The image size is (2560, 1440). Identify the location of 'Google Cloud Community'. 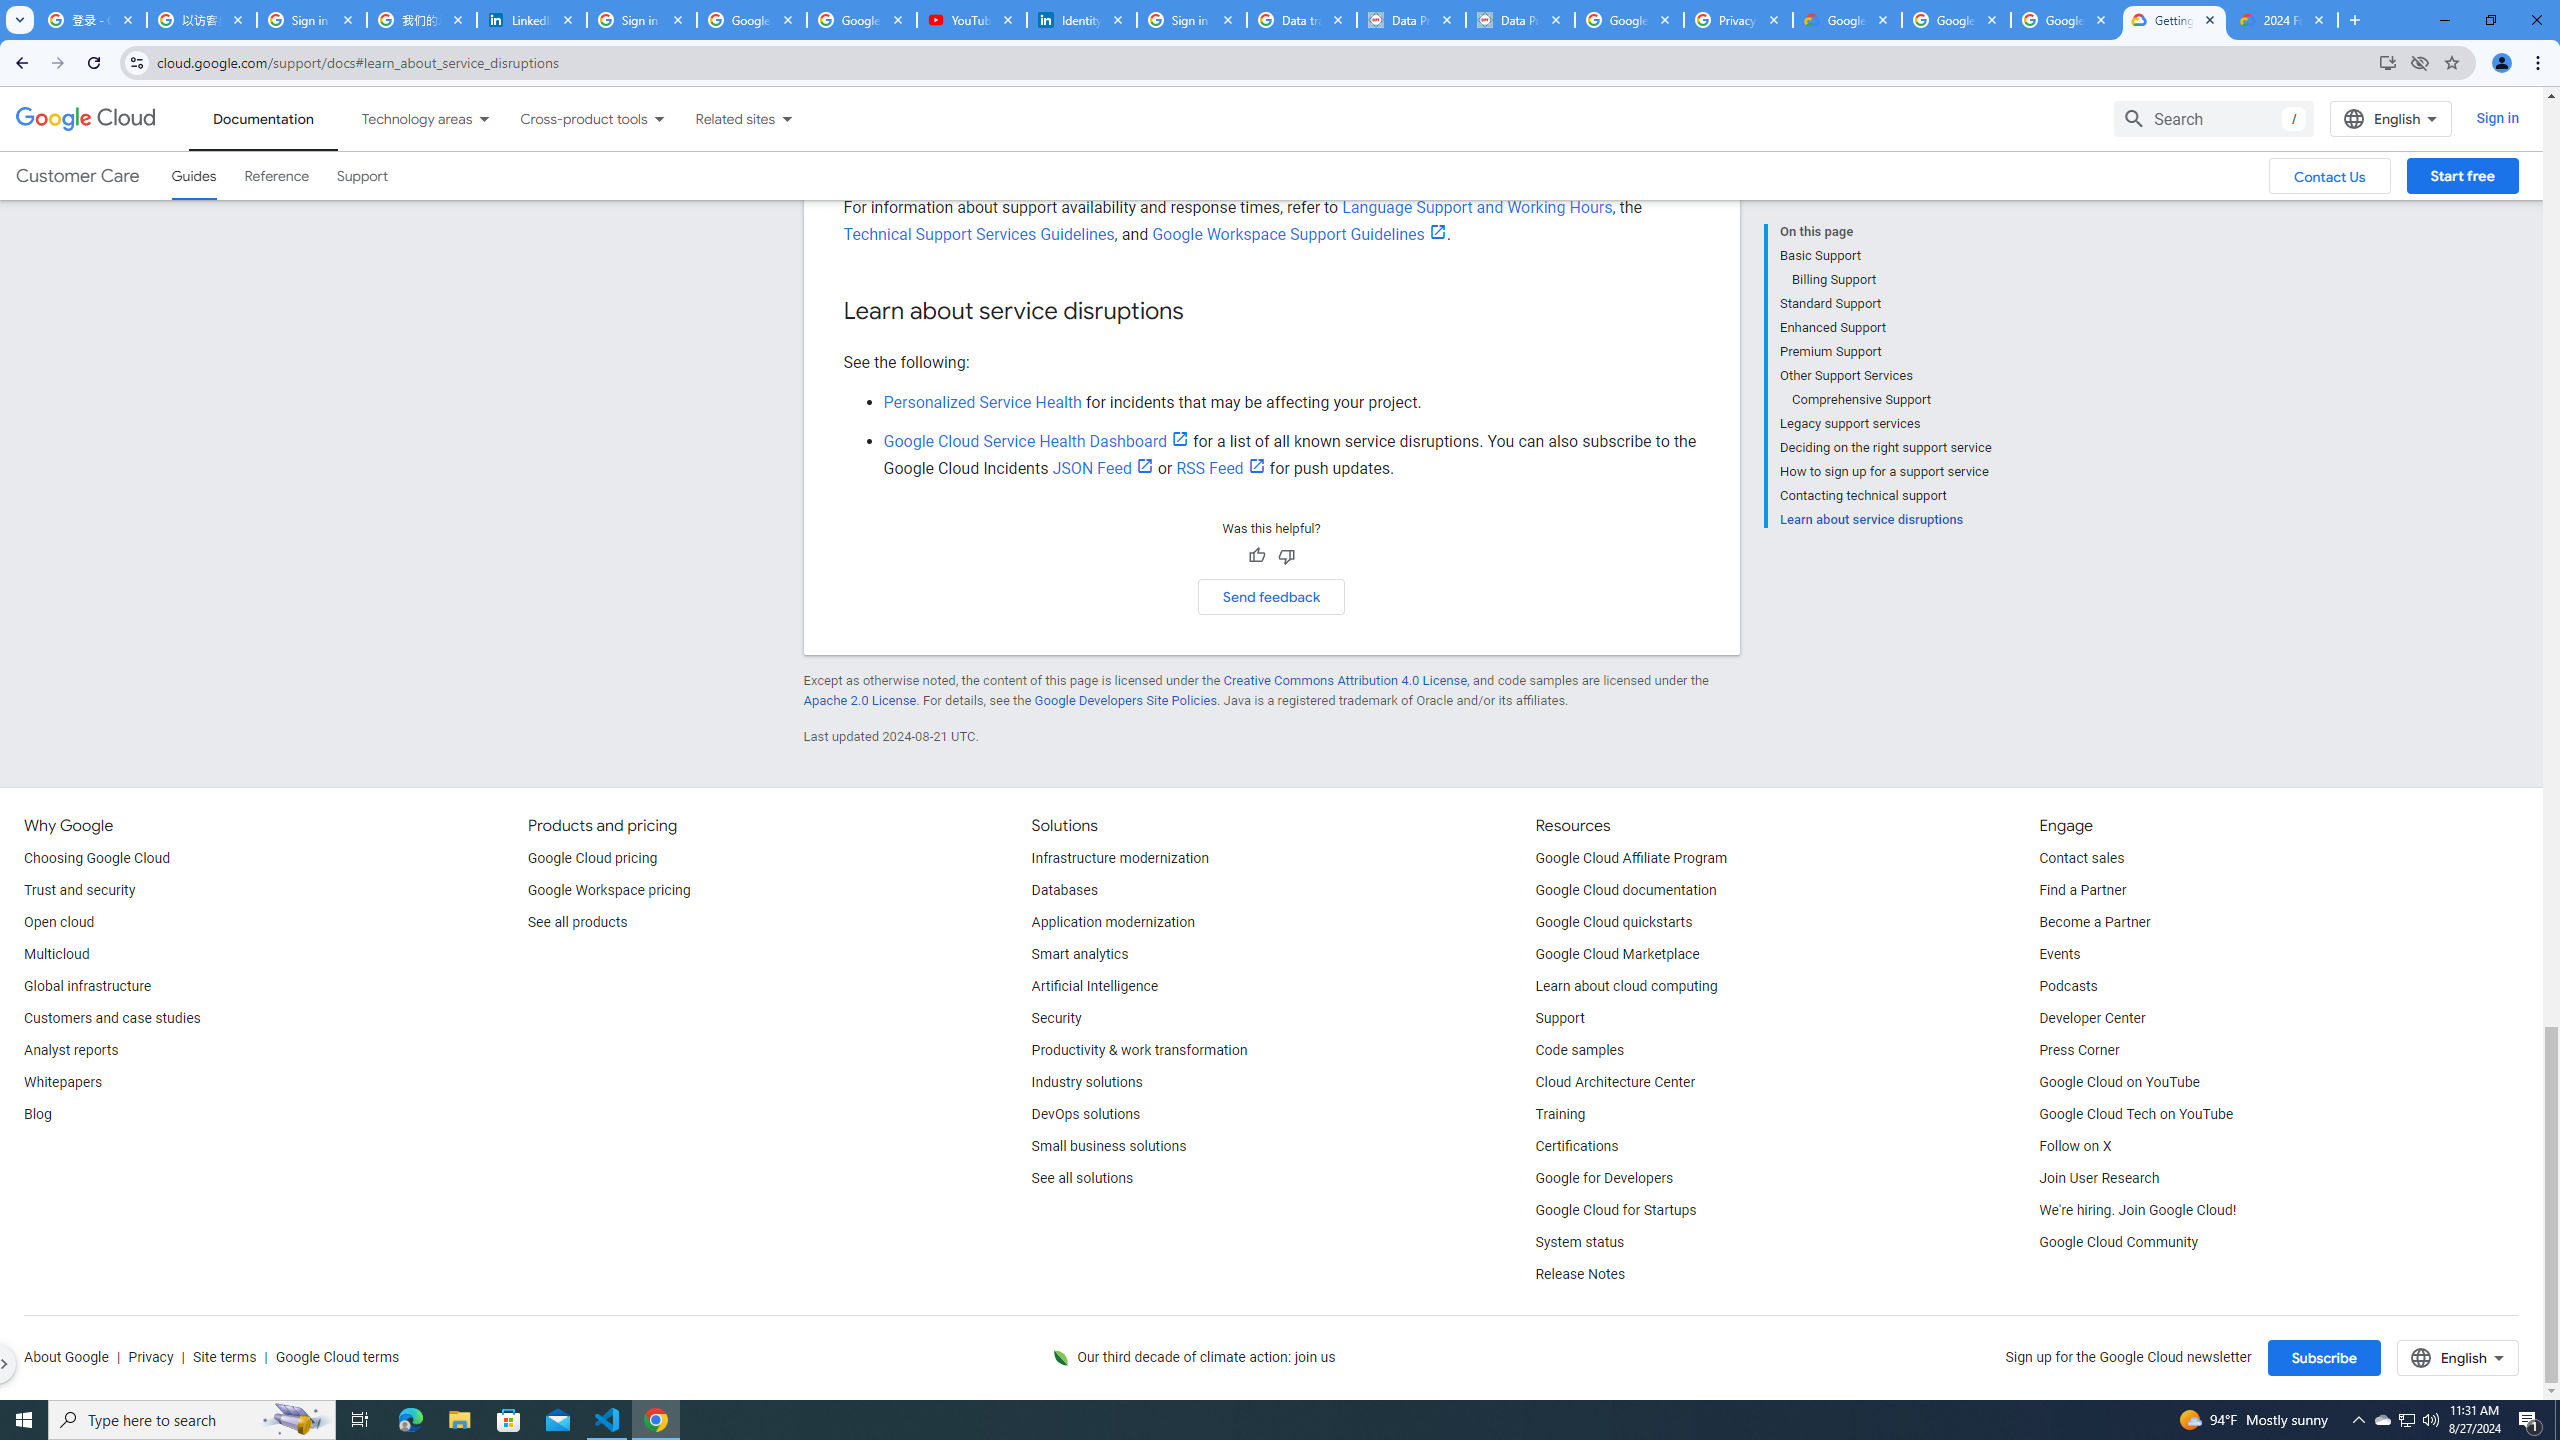
(2117, 1241).